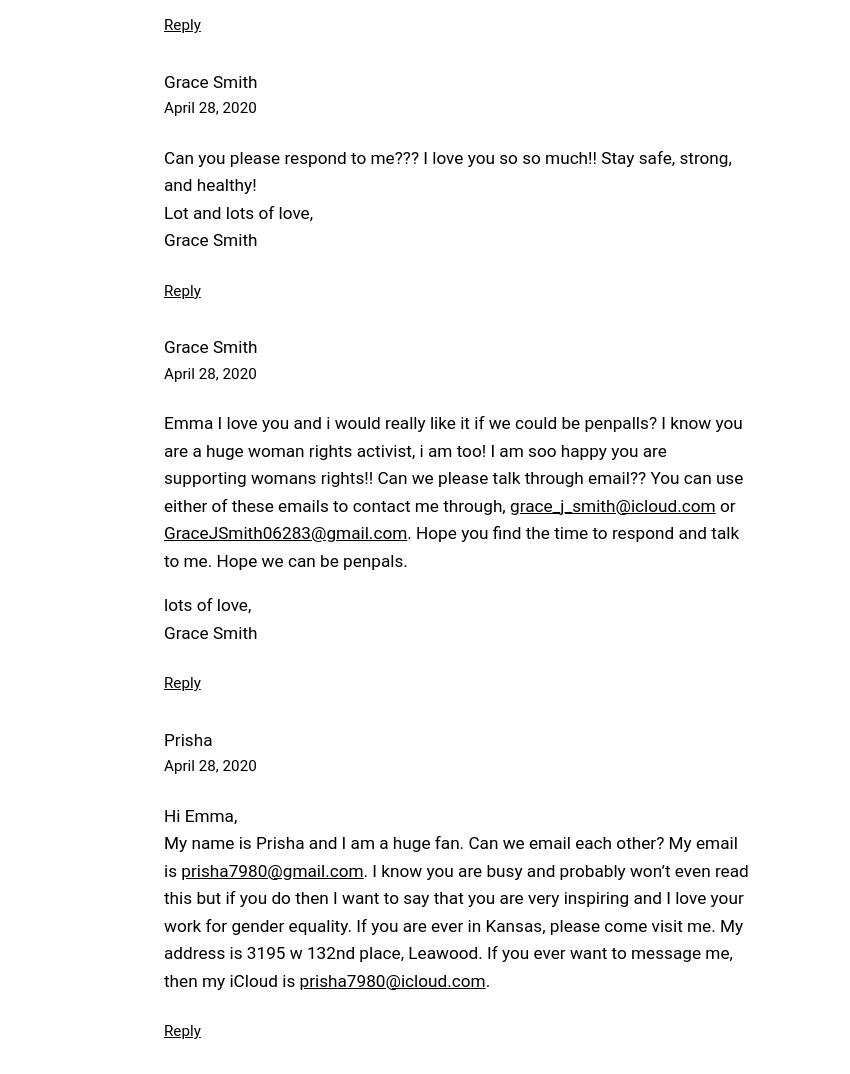 This screenshot has height=1074, width=850. Describe the element at coordinates (487, 979) in the screenshot. I see `'.'` at that location.